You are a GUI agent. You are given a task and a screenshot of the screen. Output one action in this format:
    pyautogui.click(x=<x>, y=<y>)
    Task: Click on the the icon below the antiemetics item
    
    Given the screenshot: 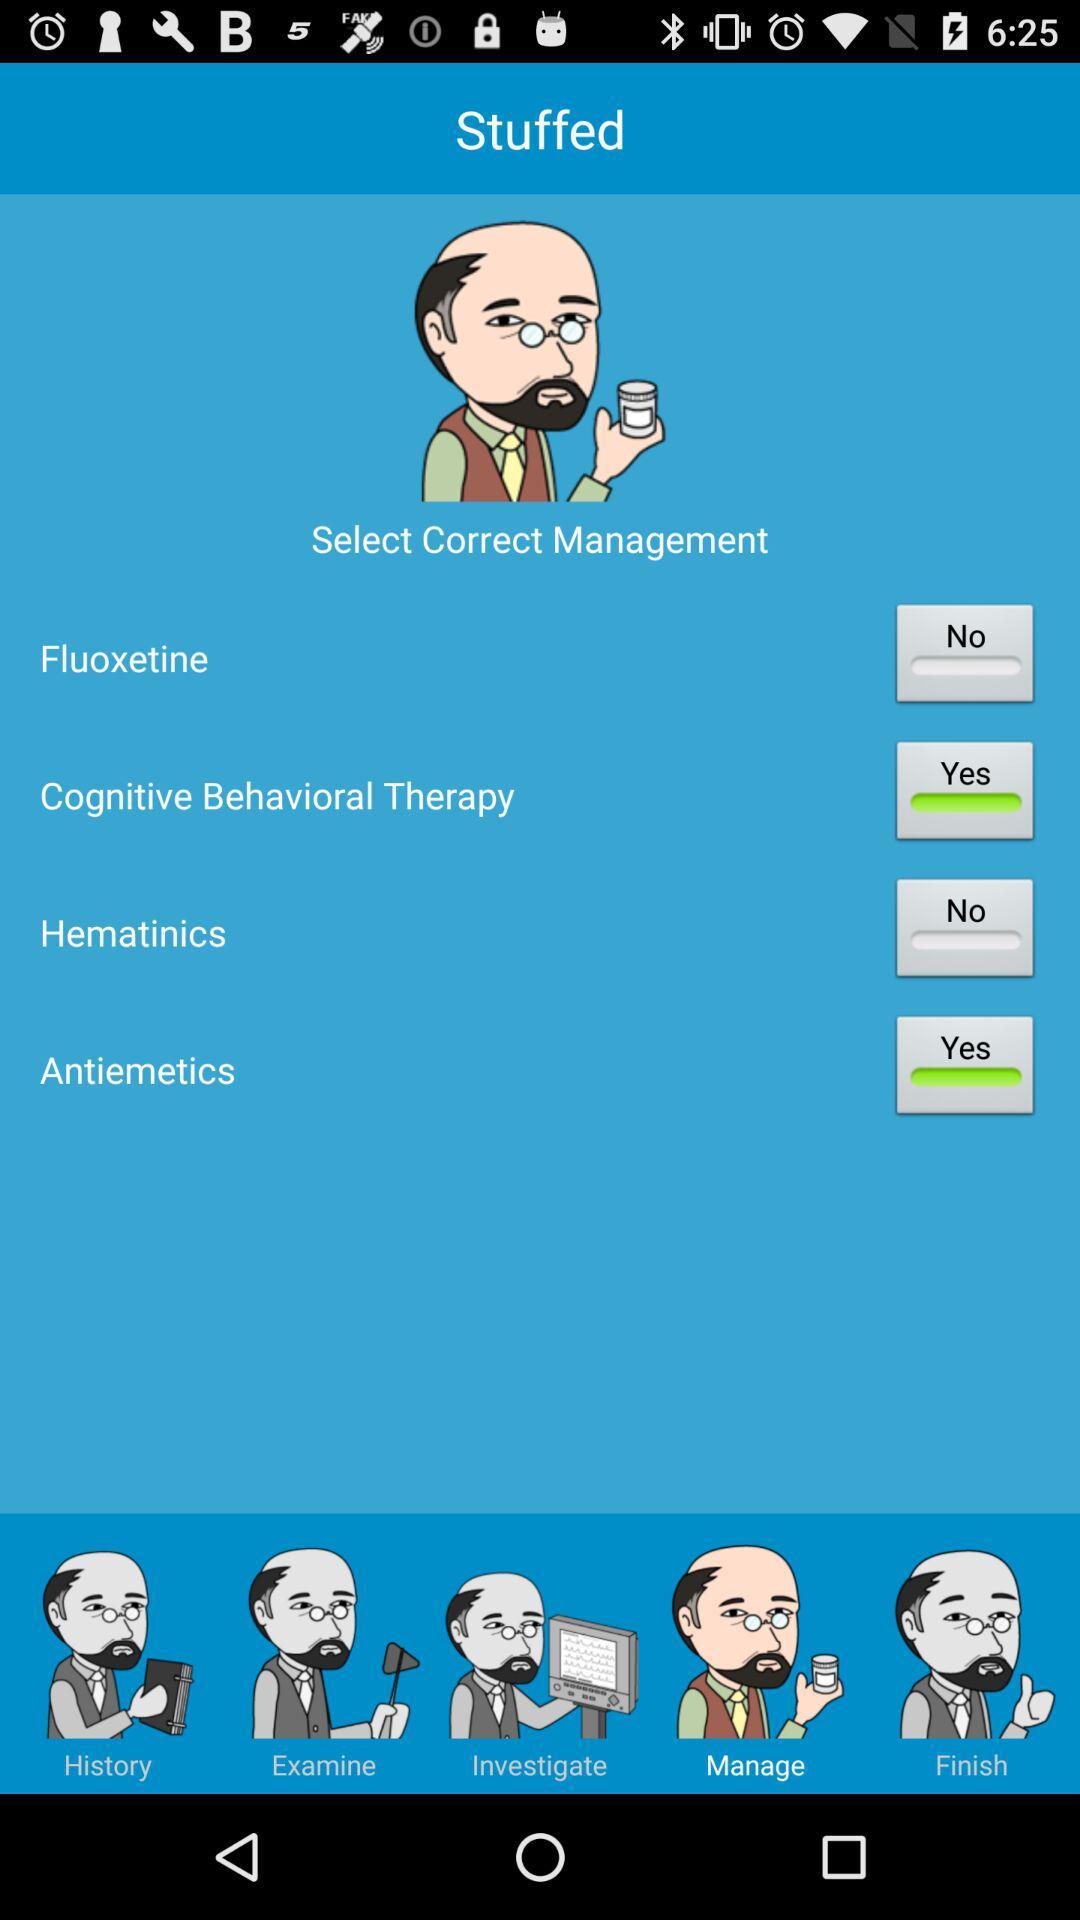 What is the action you would take?
    pyautogui.click(x=540, y=1653)
    